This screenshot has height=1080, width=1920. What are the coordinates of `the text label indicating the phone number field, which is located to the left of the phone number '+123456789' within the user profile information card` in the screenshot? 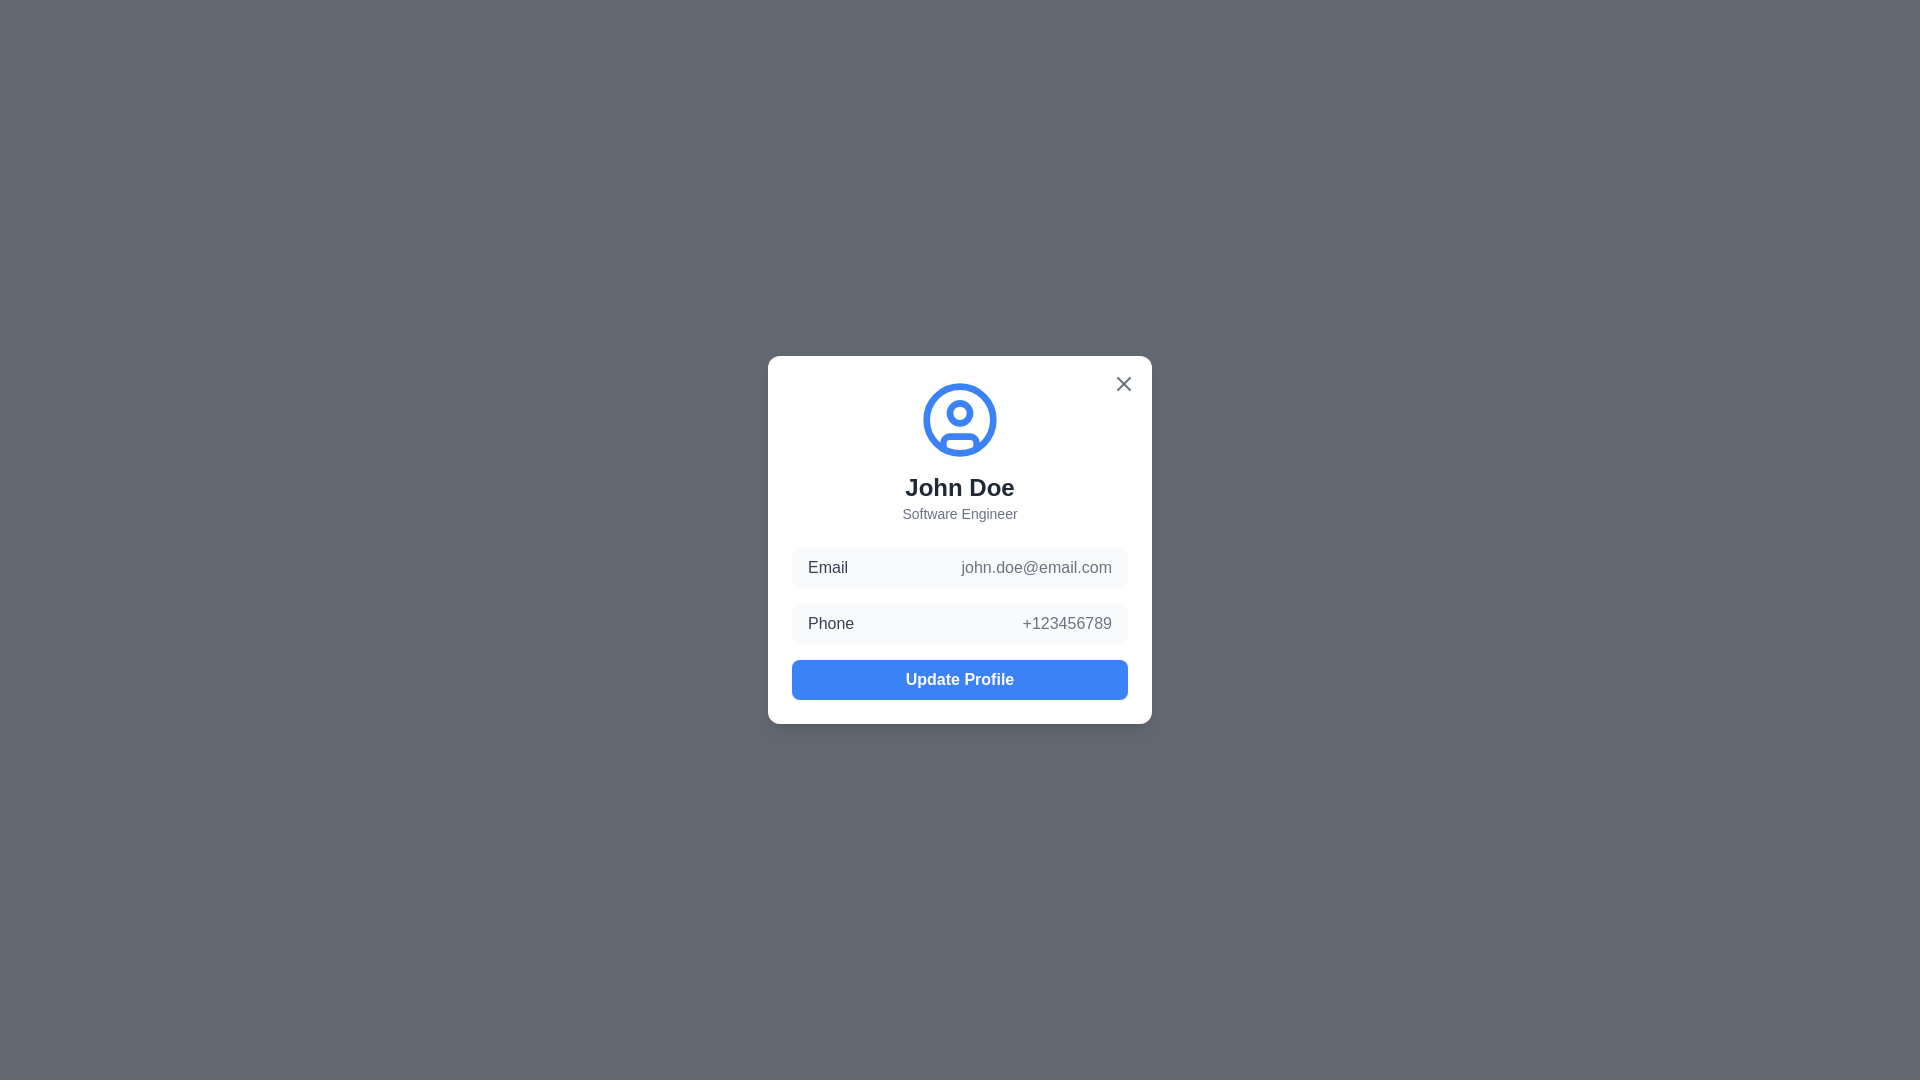 It's located at (831, 623).